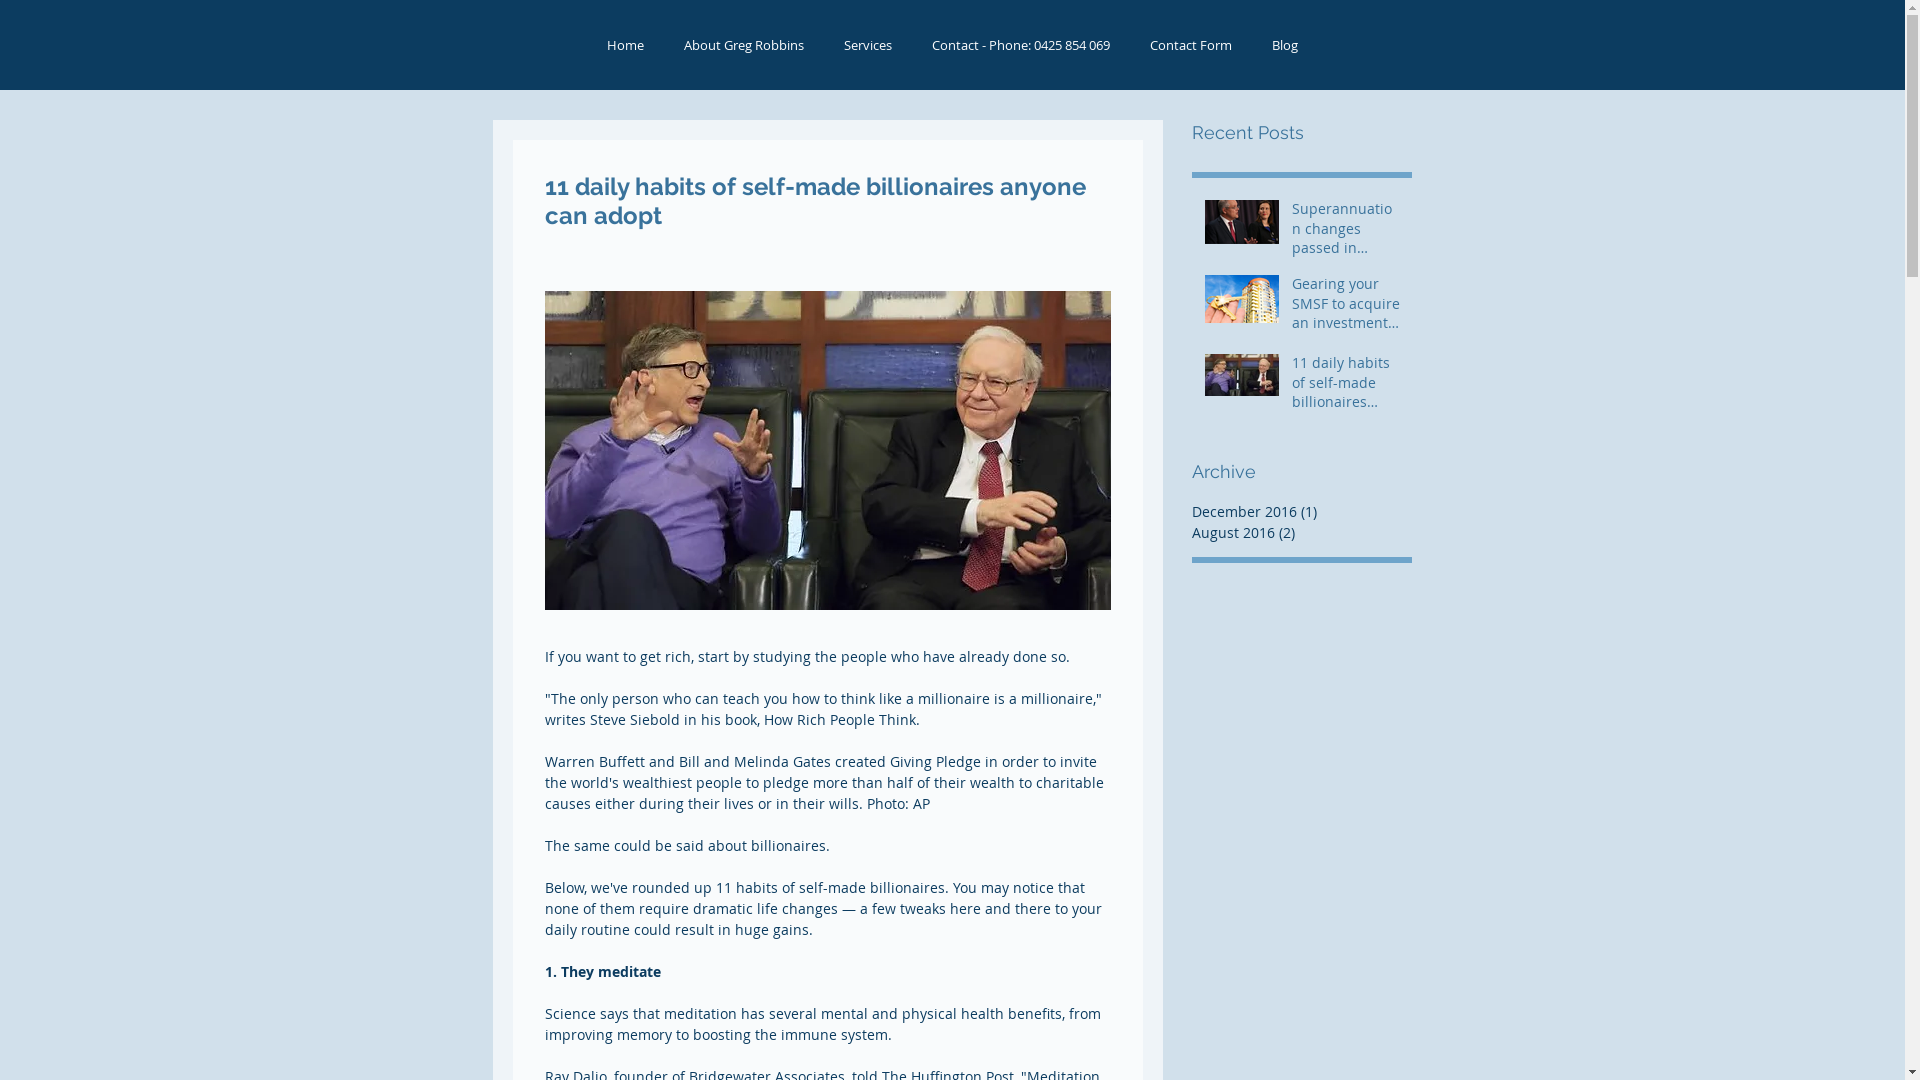  What do you see at coordinates (1345, 307) in the screenshot?
I see `'Gearing your SMSF to acquire an investment property'` at bounding box center [1345, 307].